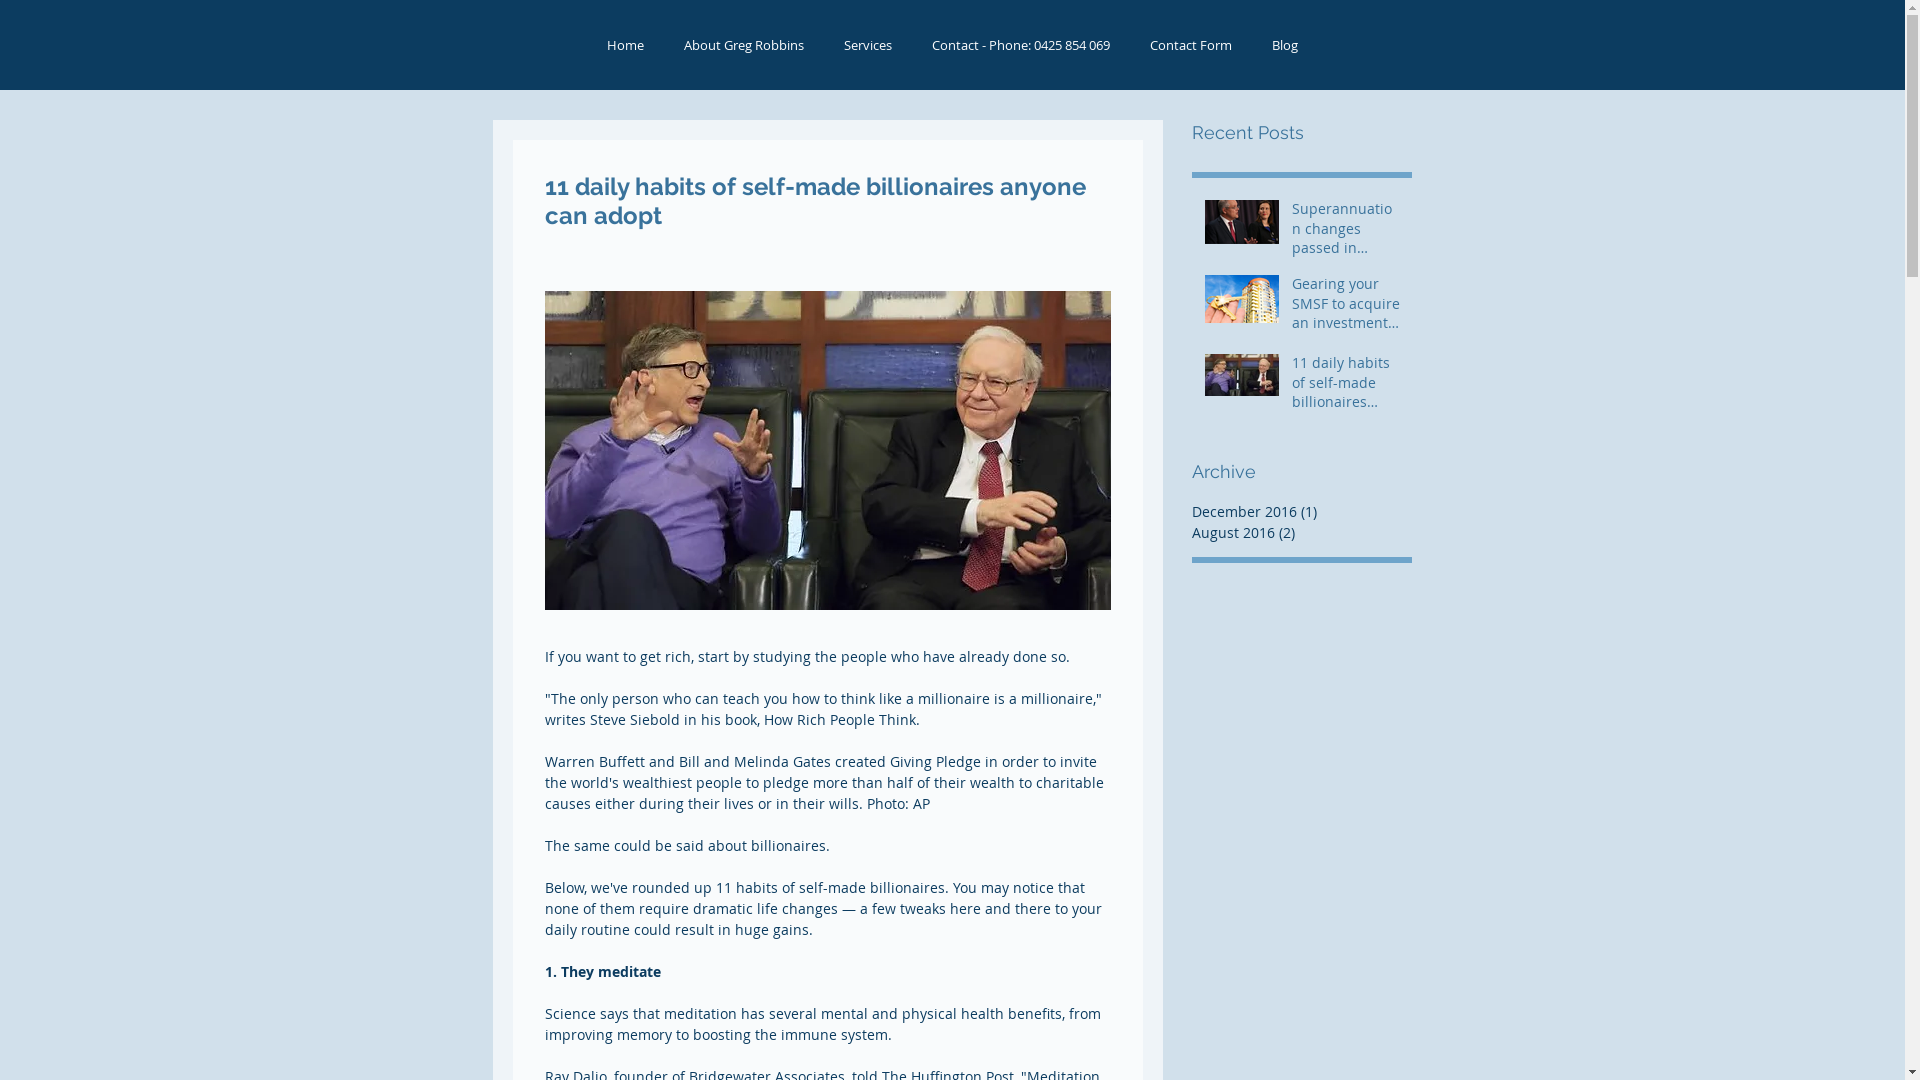  What do you see at coordinates (1345, 307) in the screenshot?
I see `'Gearing your SMSF to acquire an investment property'` at bounding box center [1345, 307].